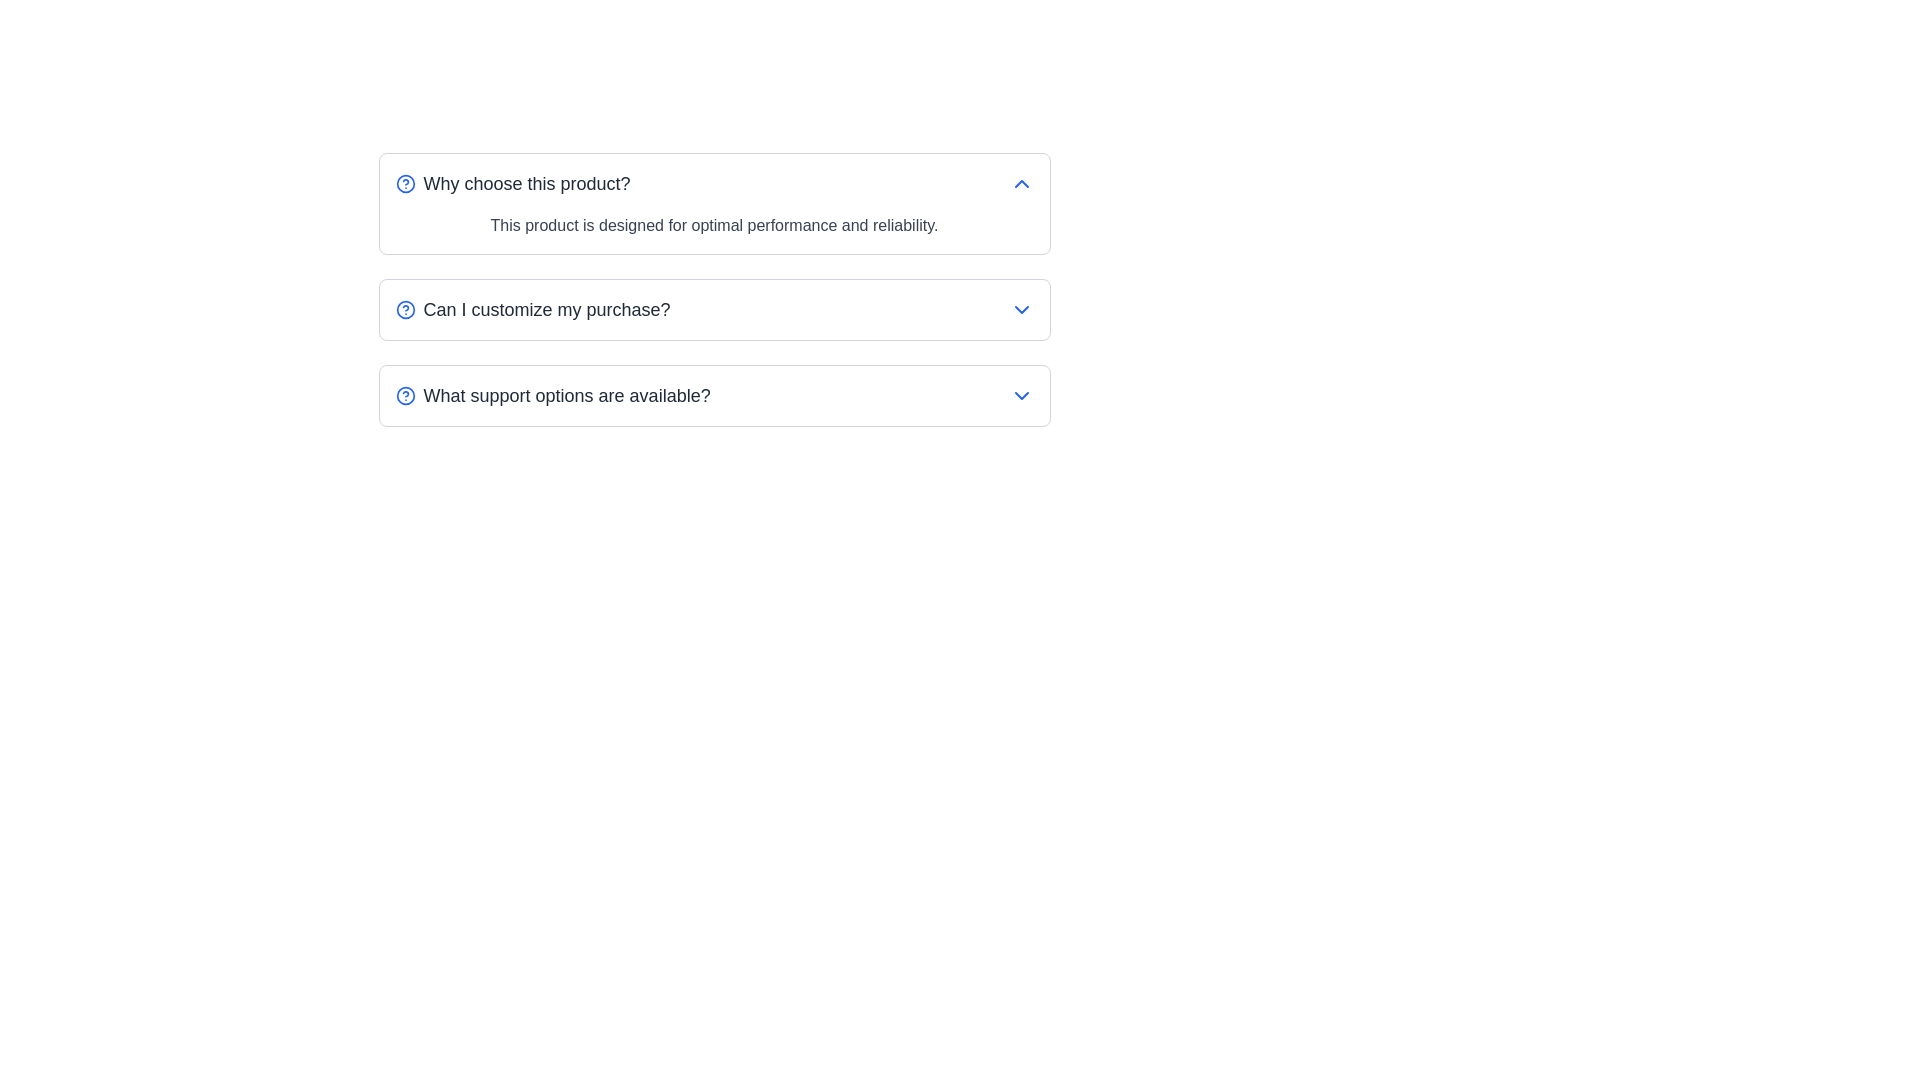 The image size is (1920, 1080). Describe the element at coordinates (1021, 396) in the screenshot. I see `the Icon button located at the far-right side of the last row labeled 'What support options are available?'` at that location.